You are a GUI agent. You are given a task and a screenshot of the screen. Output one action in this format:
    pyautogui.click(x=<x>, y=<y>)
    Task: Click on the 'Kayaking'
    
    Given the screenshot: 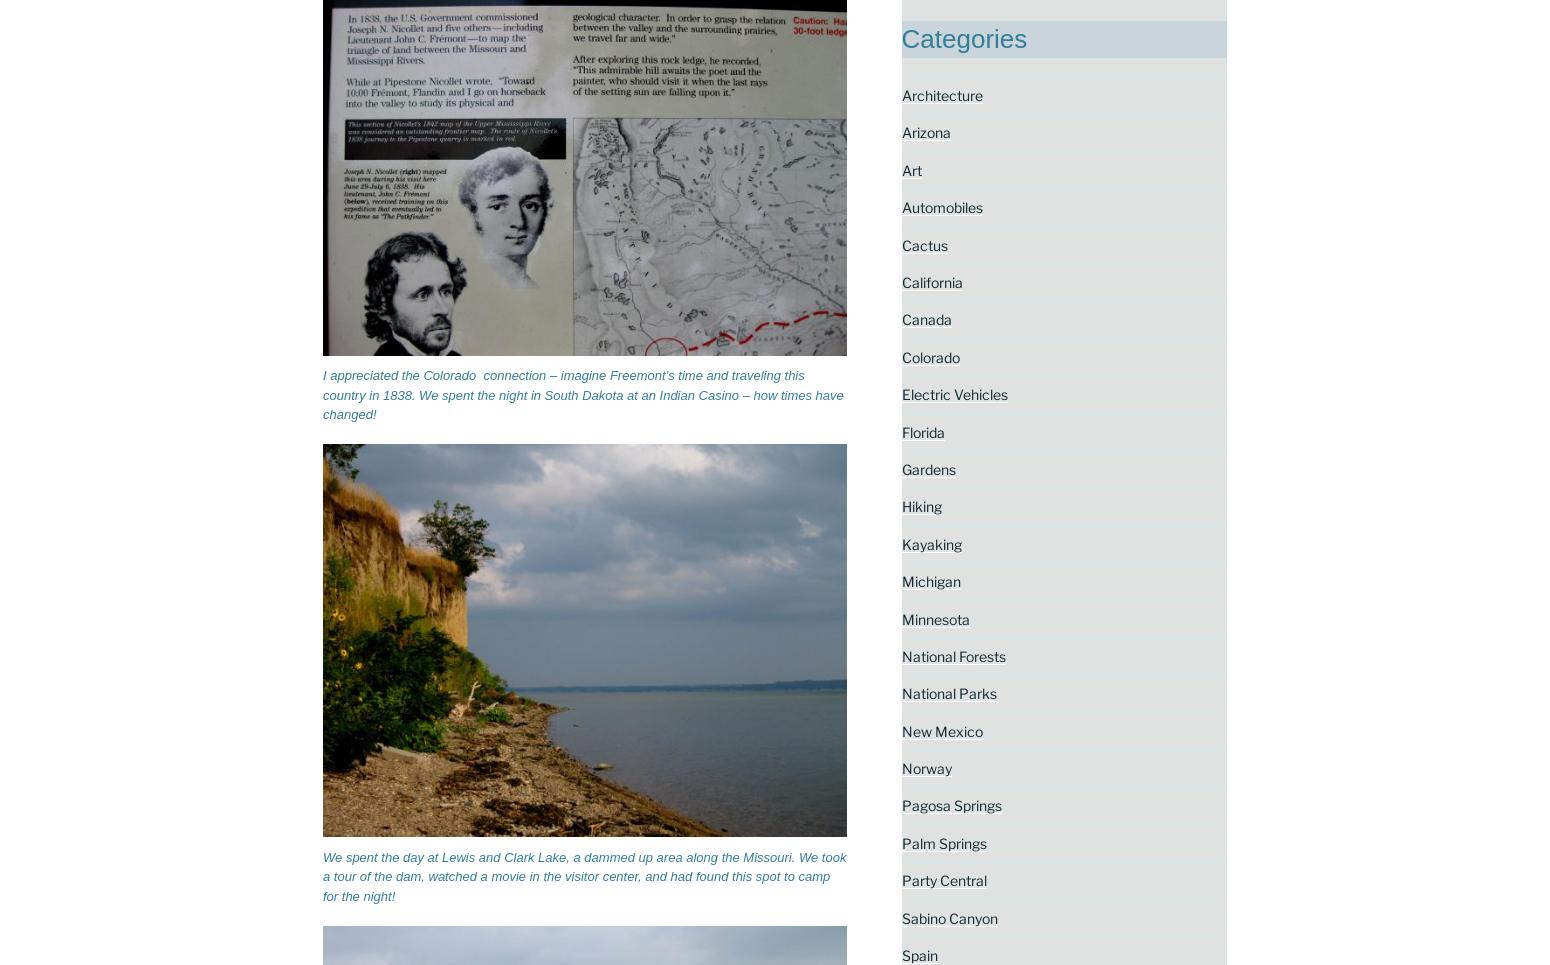 What is the action you would take?
    pyautogui.click(x=901, y=542)
    